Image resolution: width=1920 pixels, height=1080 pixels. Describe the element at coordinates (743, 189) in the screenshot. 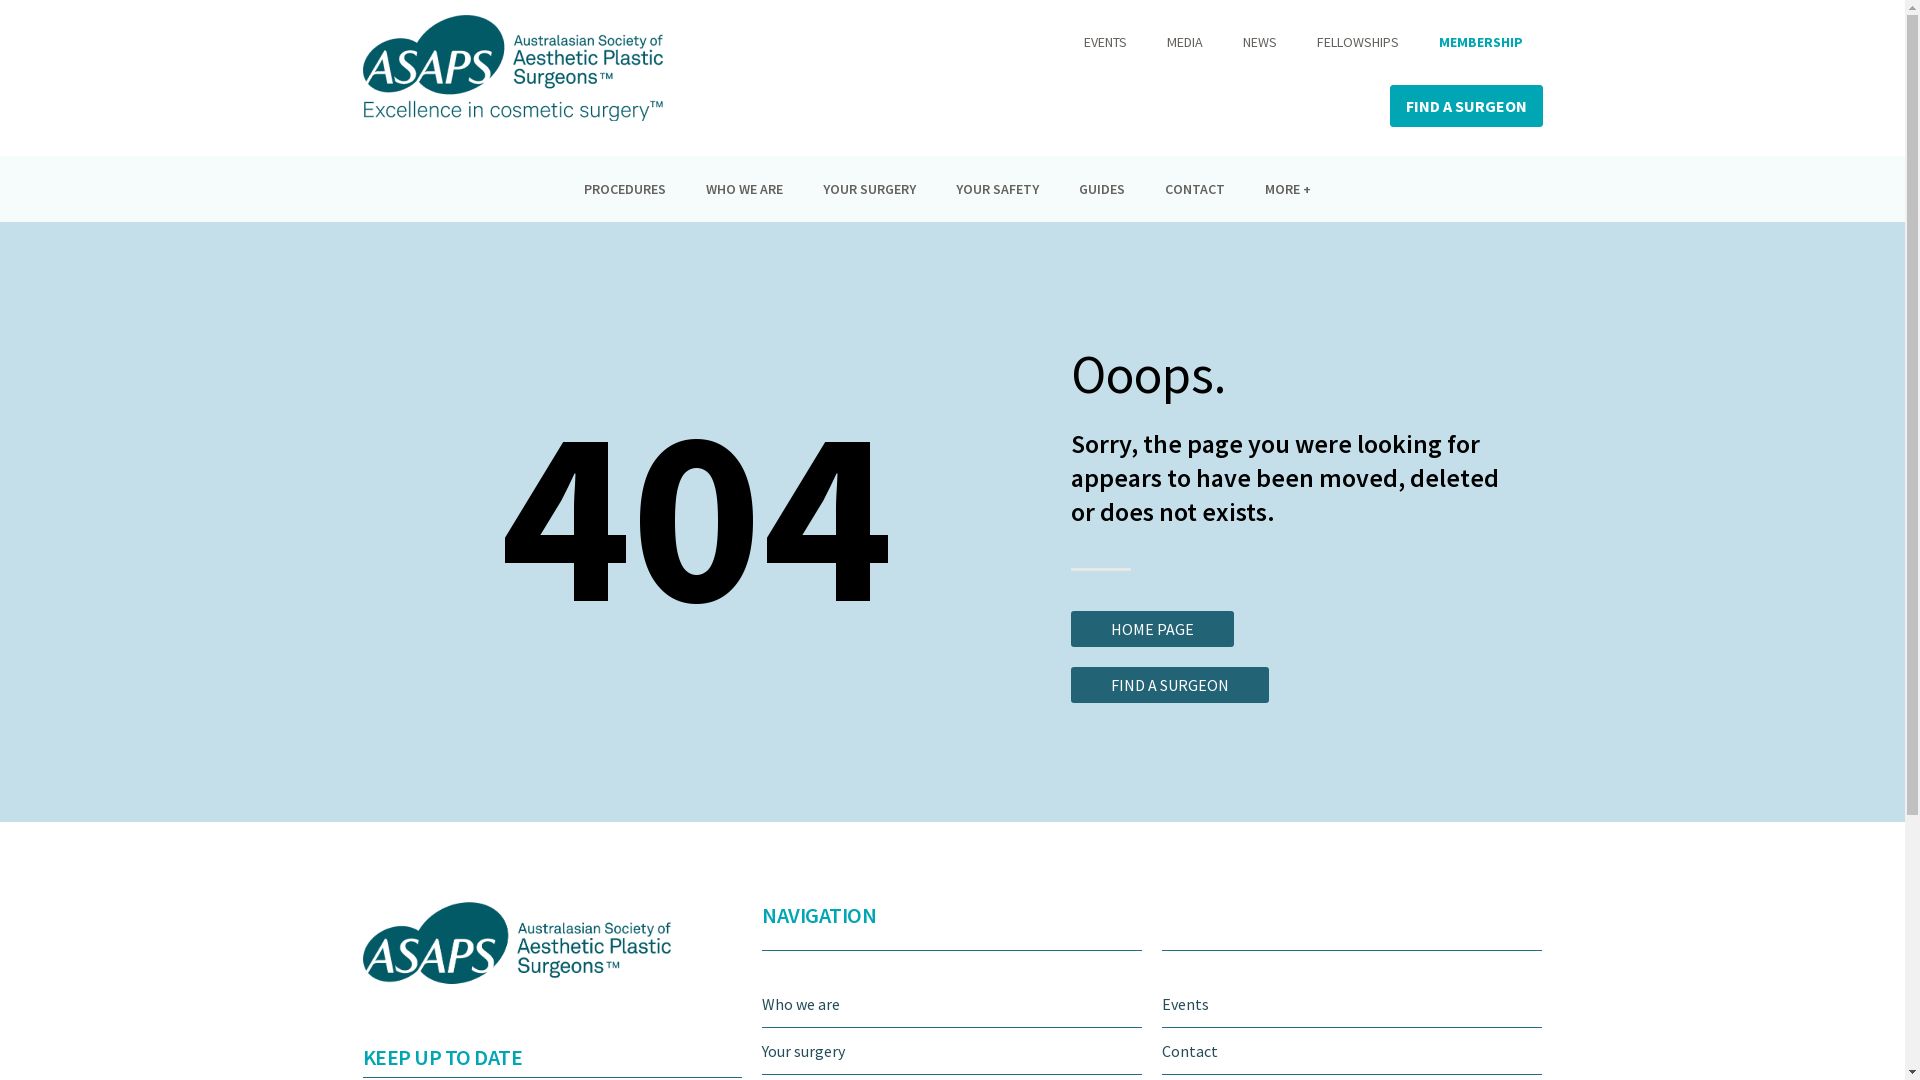

I see `'WHO WE ARE'` at that location.